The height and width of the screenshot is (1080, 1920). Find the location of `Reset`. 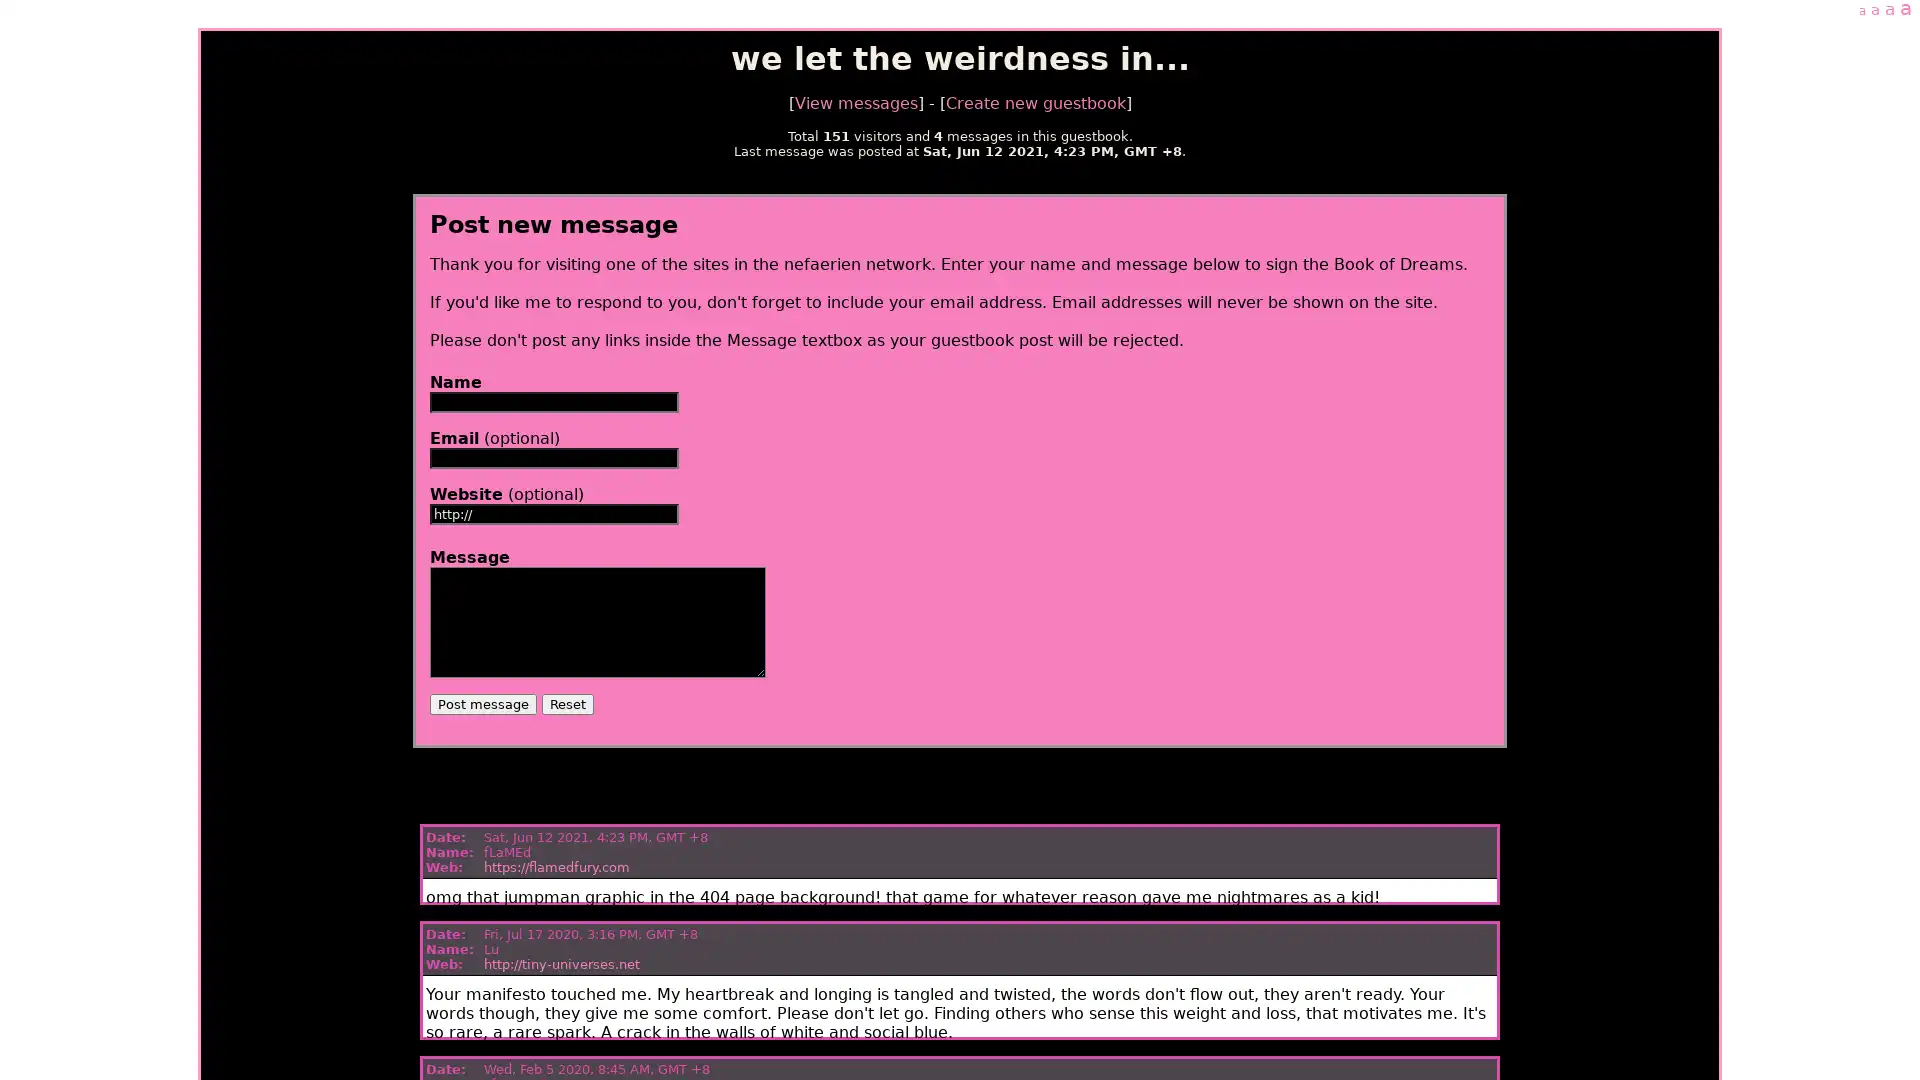

Reset is located at coordinates (565, 703).